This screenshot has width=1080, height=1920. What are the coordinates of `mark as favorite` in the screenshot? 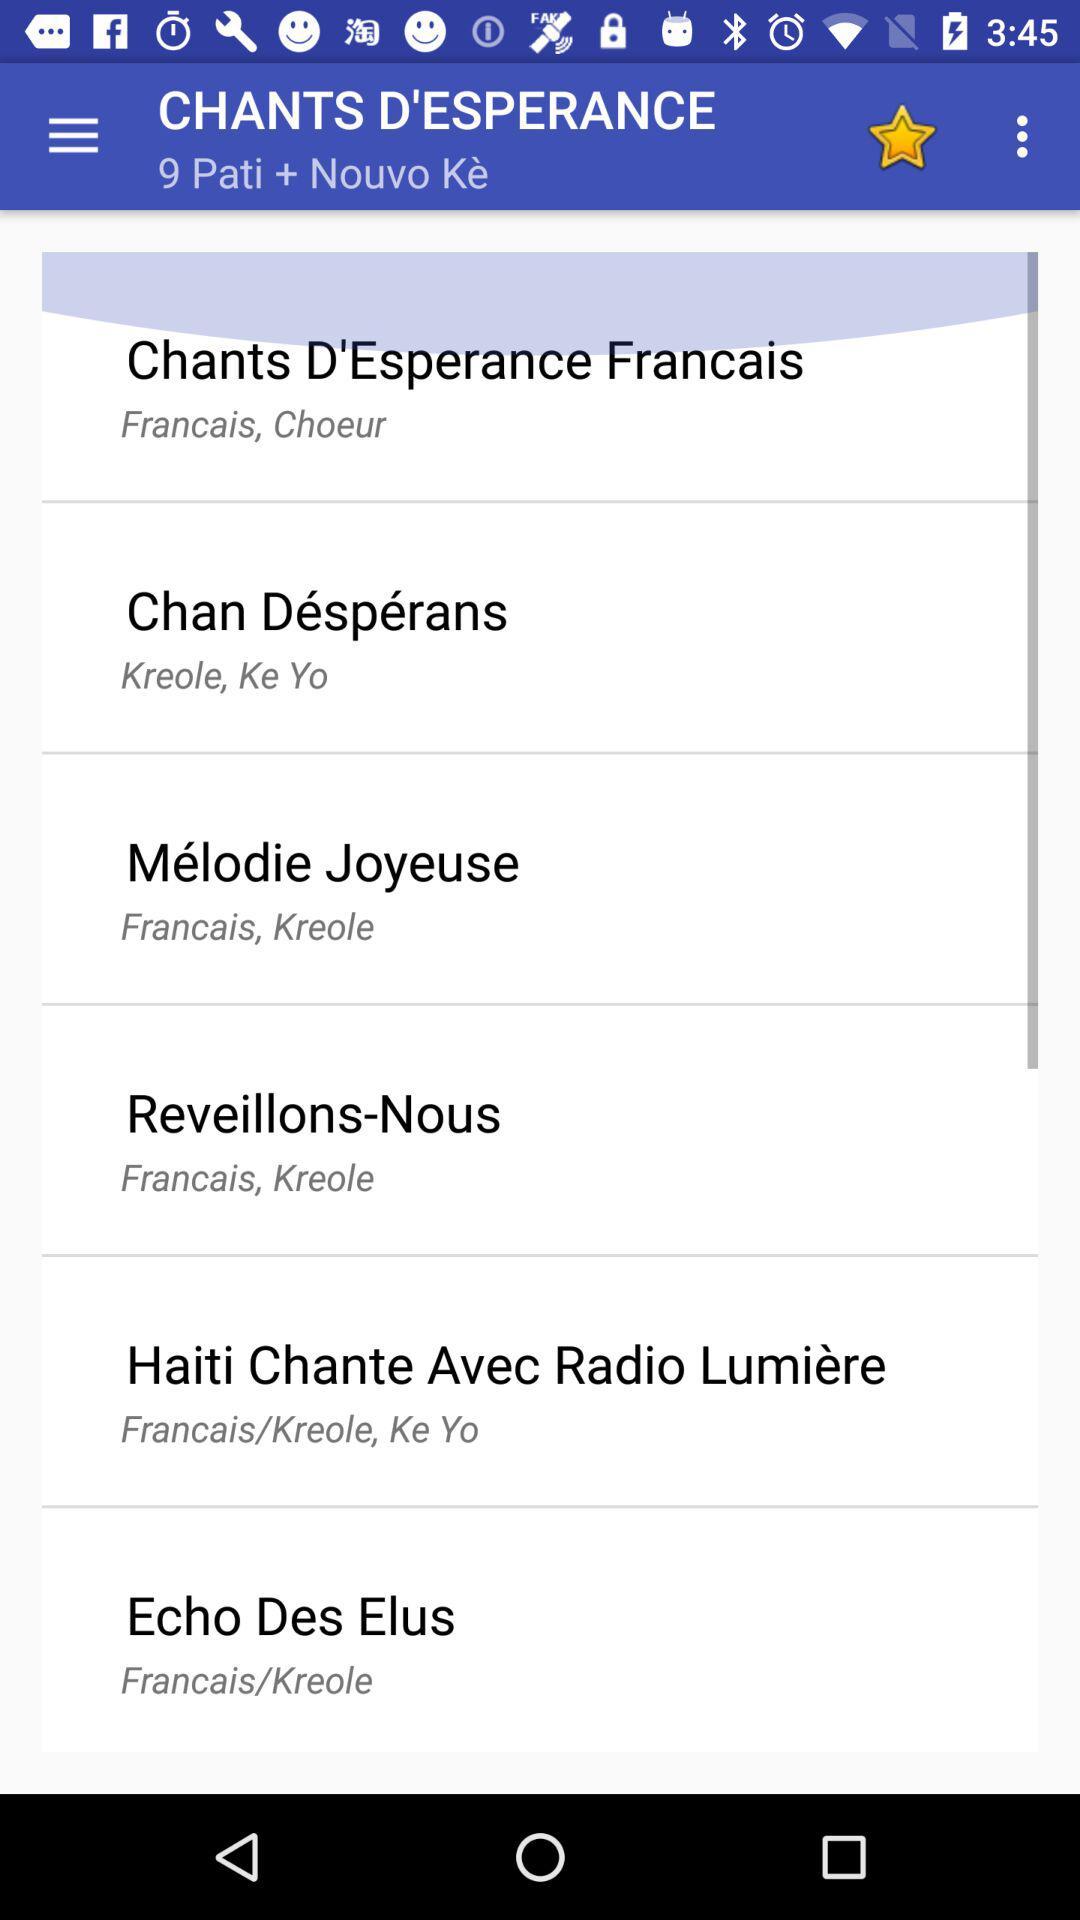 It's located at (901, 135).